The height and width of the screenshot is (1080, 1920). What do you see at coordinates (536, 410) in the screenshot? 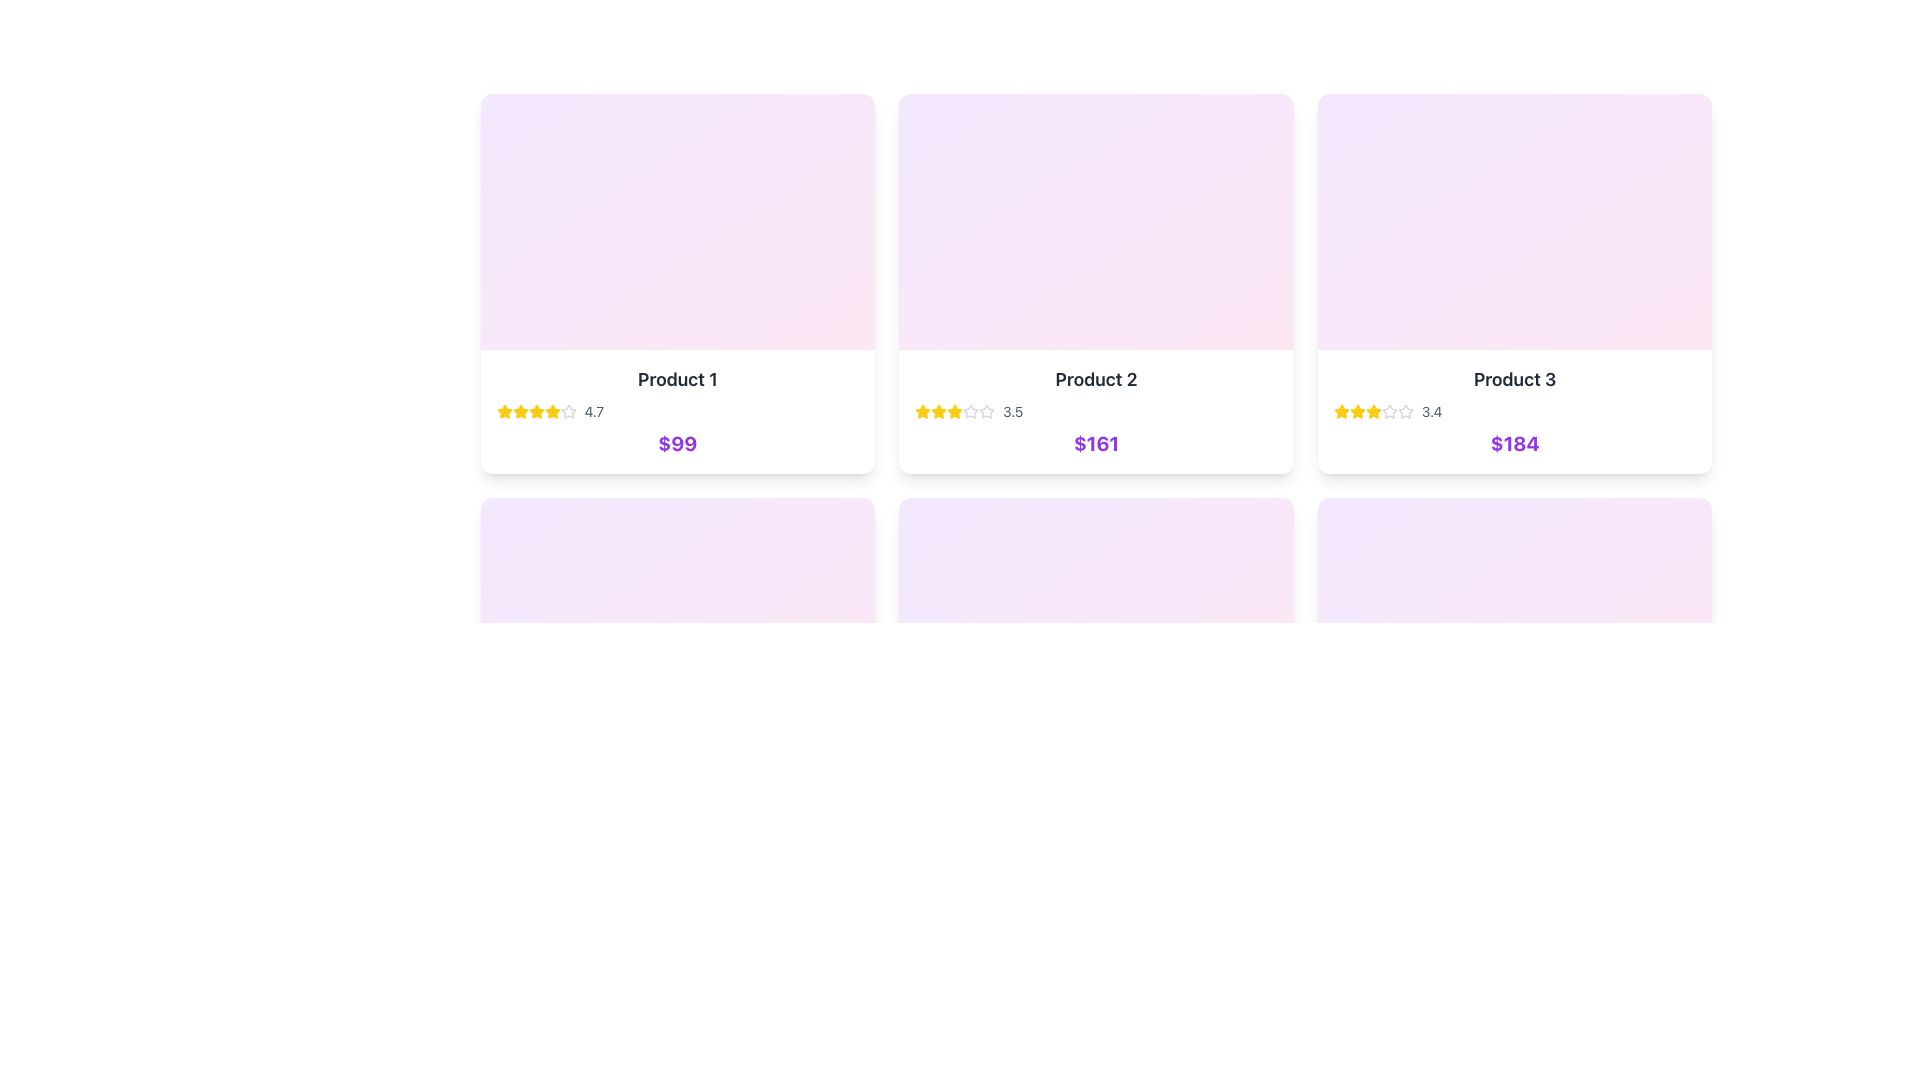
I see `the second star from the left in the rating section of the 'Product 1' card to visually represent a rating` at bounding box center [536, 410].